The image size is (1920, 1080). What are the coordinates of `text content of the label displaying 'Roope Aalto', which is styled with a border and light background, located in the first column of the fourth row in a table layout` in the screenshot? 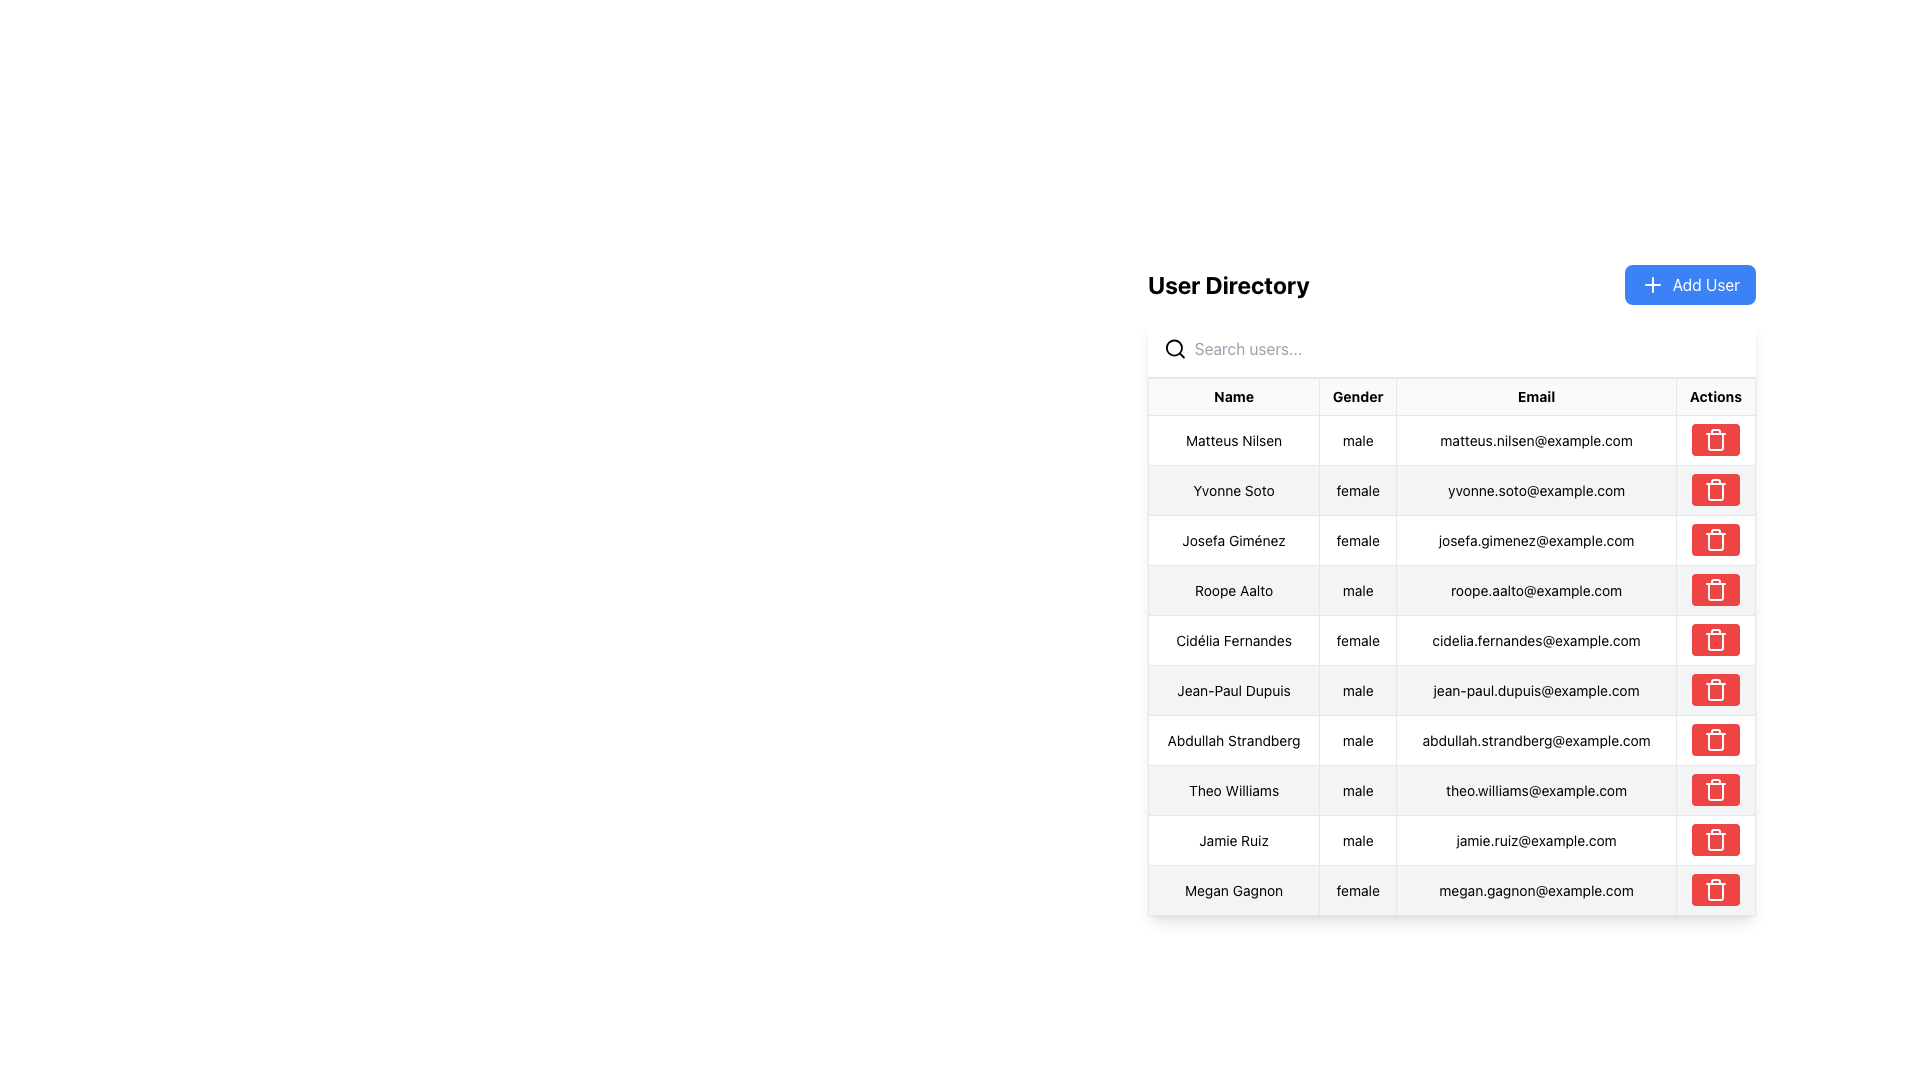 It's located at (1232, 589).